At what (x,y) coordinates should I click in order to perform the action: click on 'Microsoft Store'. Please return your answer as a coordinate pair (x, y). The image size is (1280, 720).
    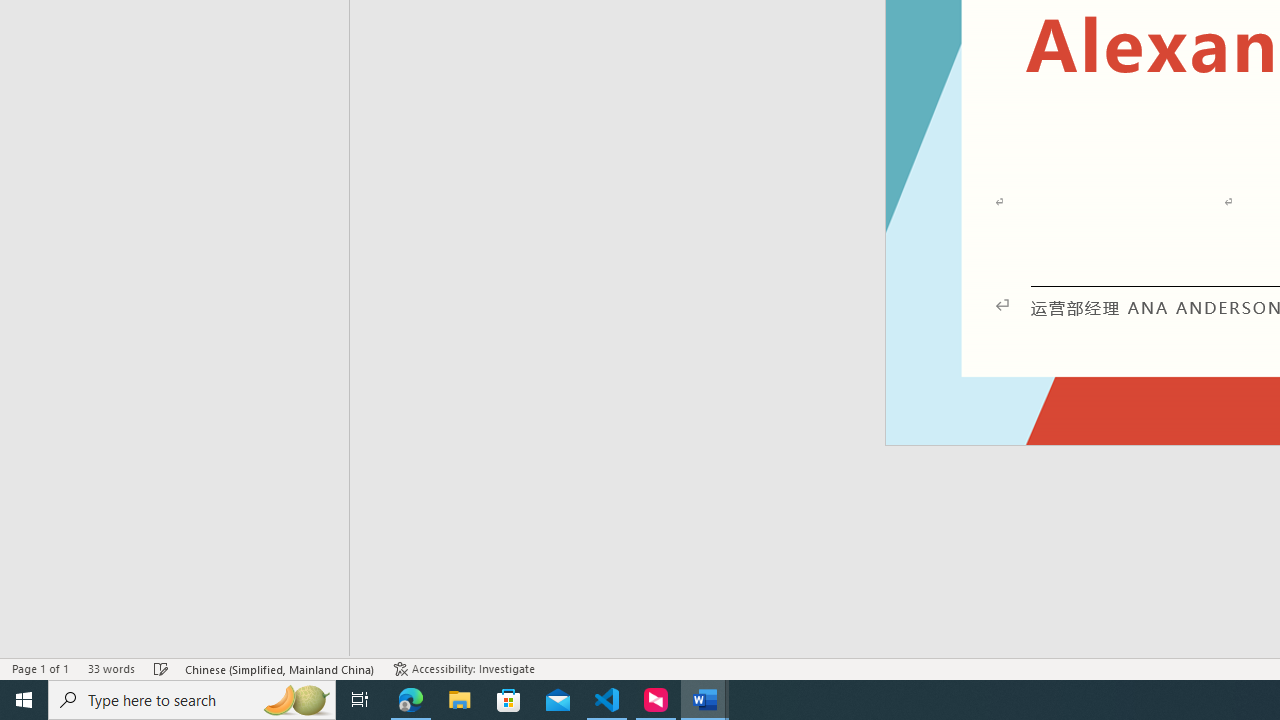
    Looking at the image, I should click on (509, 698).